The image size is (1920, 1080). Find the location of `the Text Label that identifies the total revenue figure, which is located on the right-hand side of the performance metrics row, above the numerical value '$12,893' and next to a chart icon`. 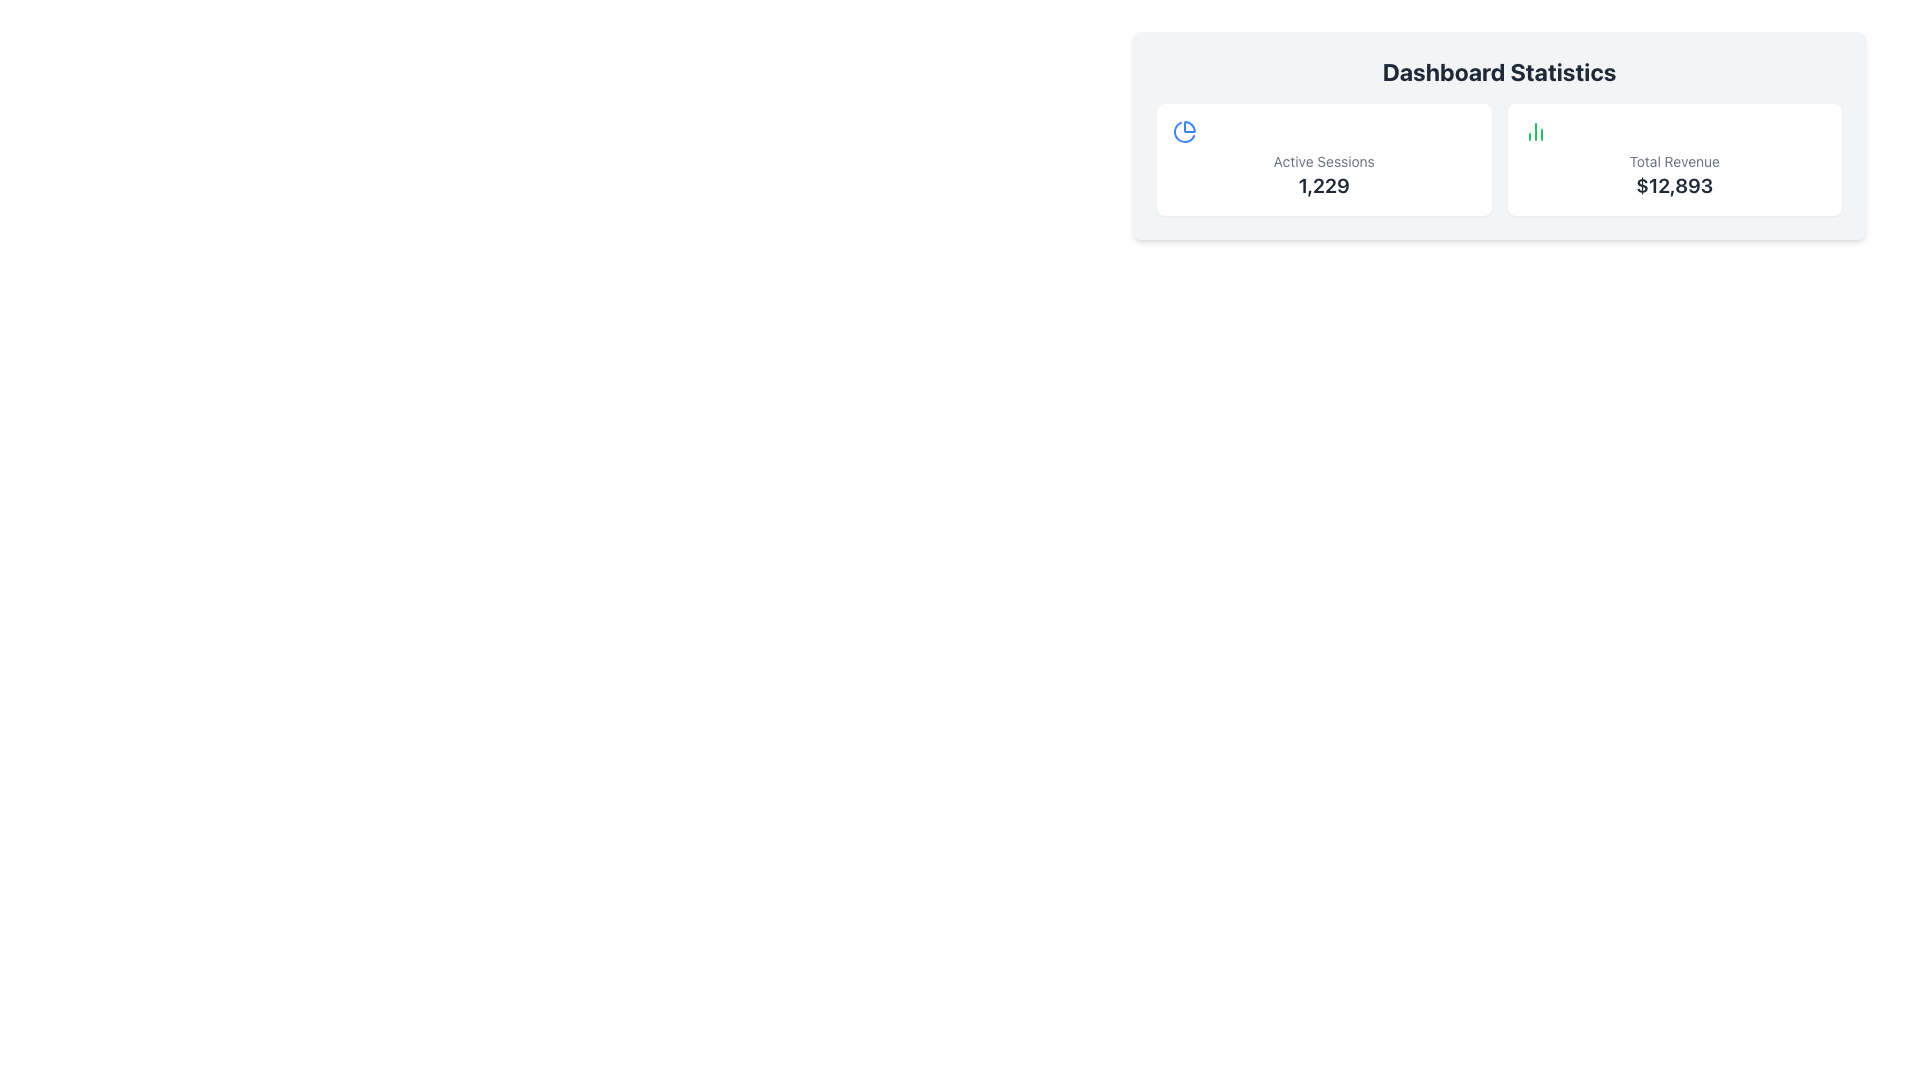

the Text Label that identifies the total revenue figure, which is located on the right-hand side of the performance metrics row, above the numerical value '$12,893' and next to a chart icon is located at coordinates (1674, 161).